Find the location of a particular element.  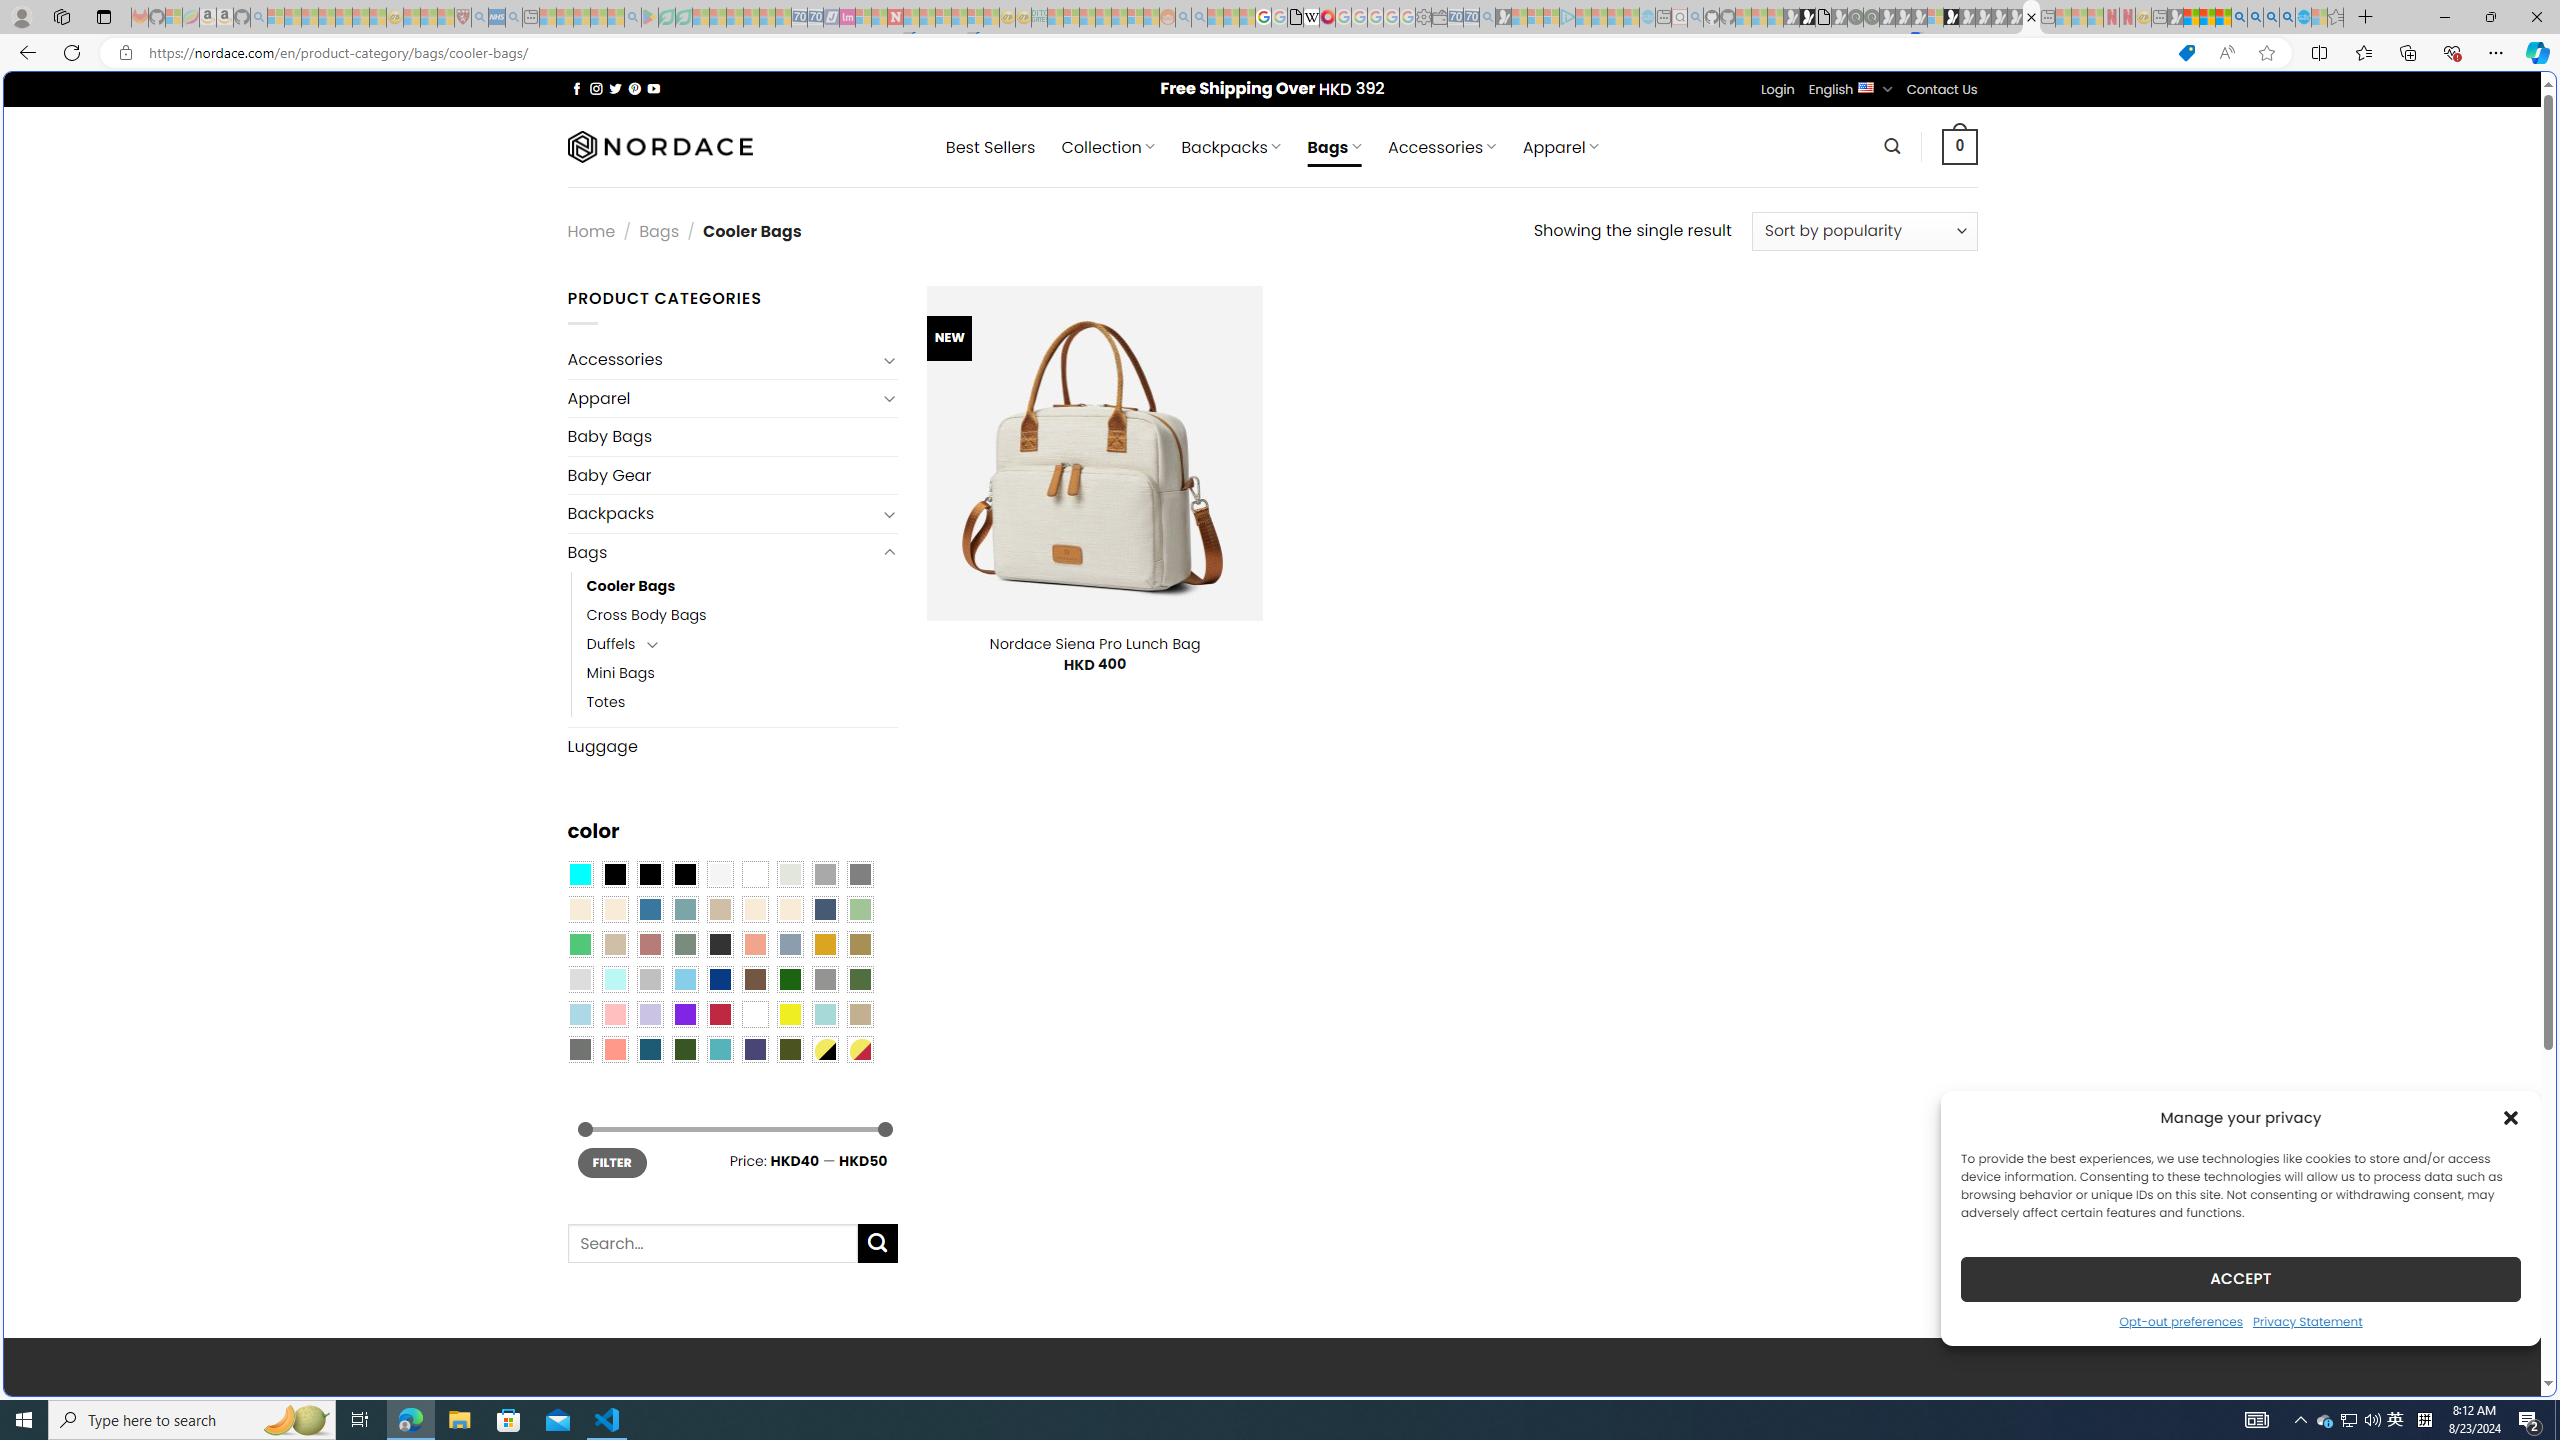

'Silver' is located at coordinates (649, 980).